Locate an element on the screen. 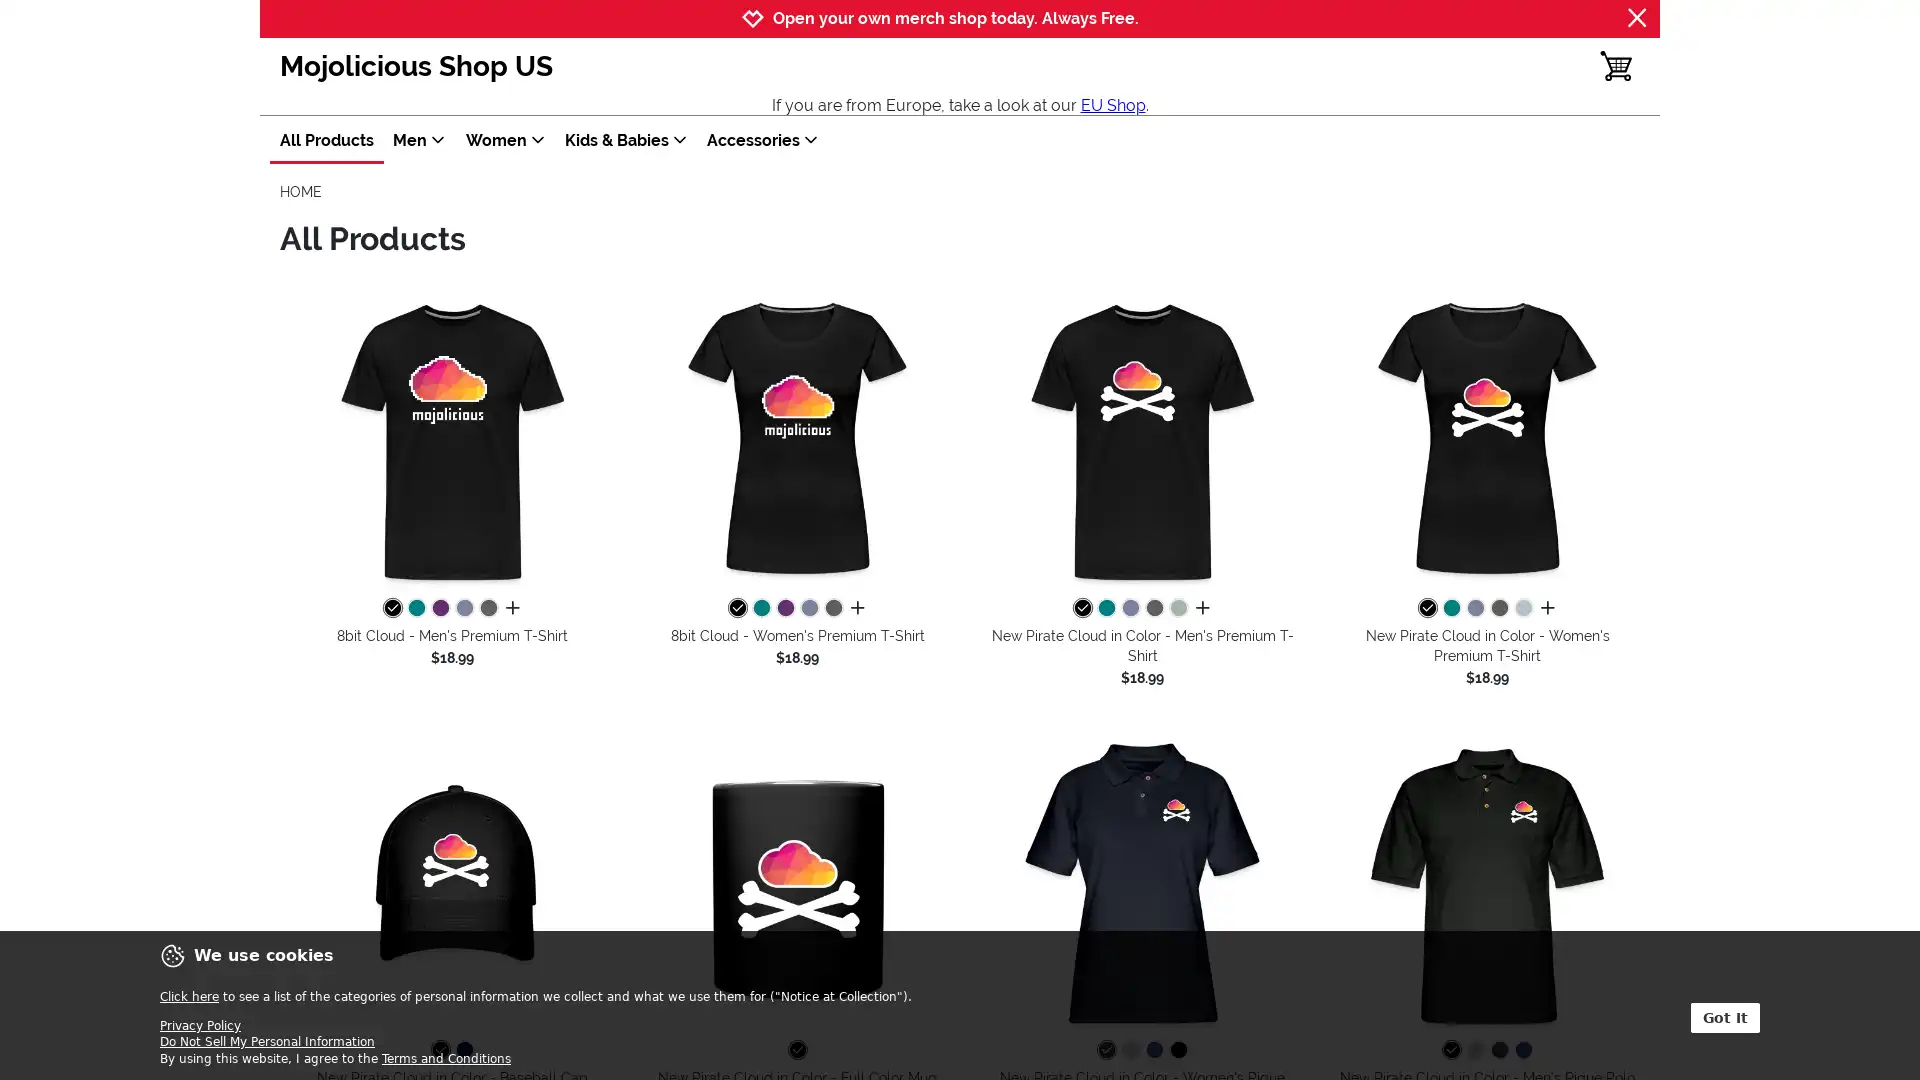 The width and height of the screenshot is (1920, 1080). 8bit Cloud - Women's Premium T-Shirt is located at coordinates (796, 439).